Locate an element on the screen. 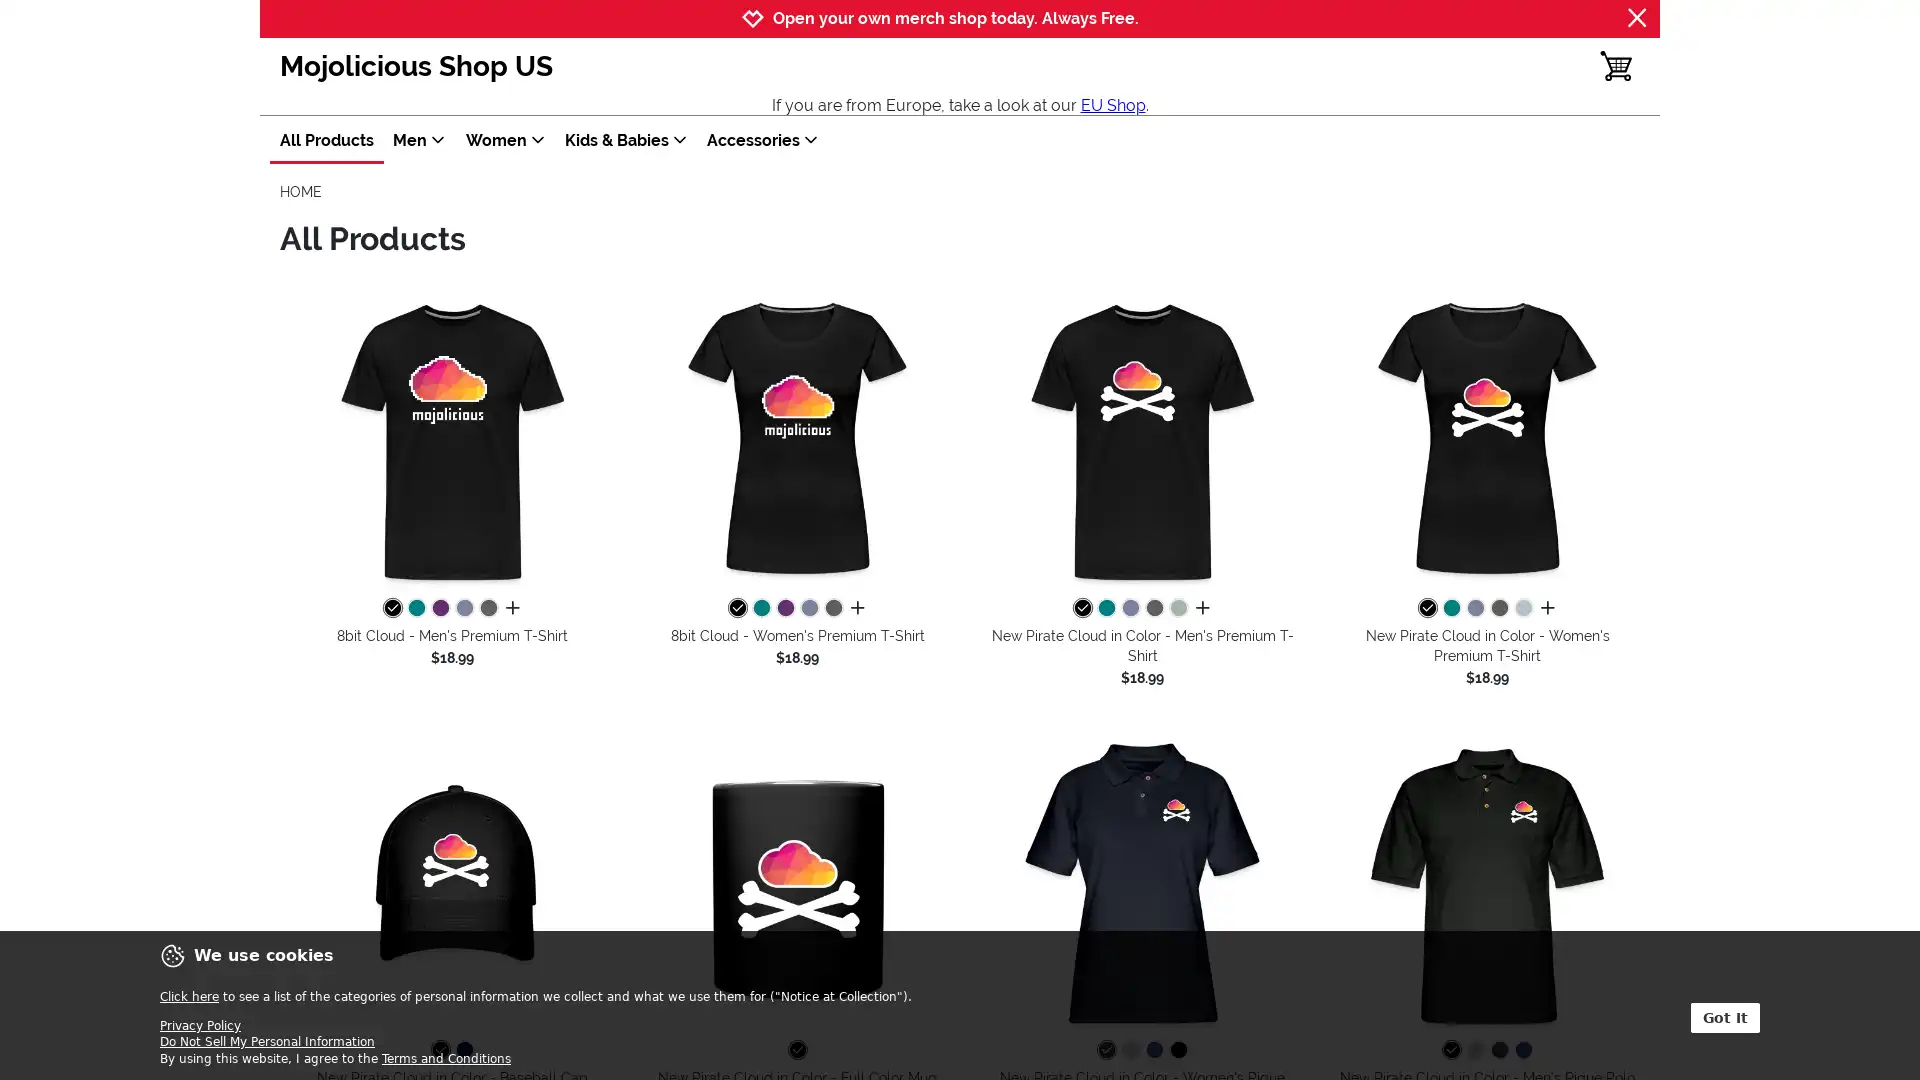 The width and height of the screenshot is (1920, 1080). 8bit Cloud - Women's Premium T-Shirt is located at coordinates (796, 439).